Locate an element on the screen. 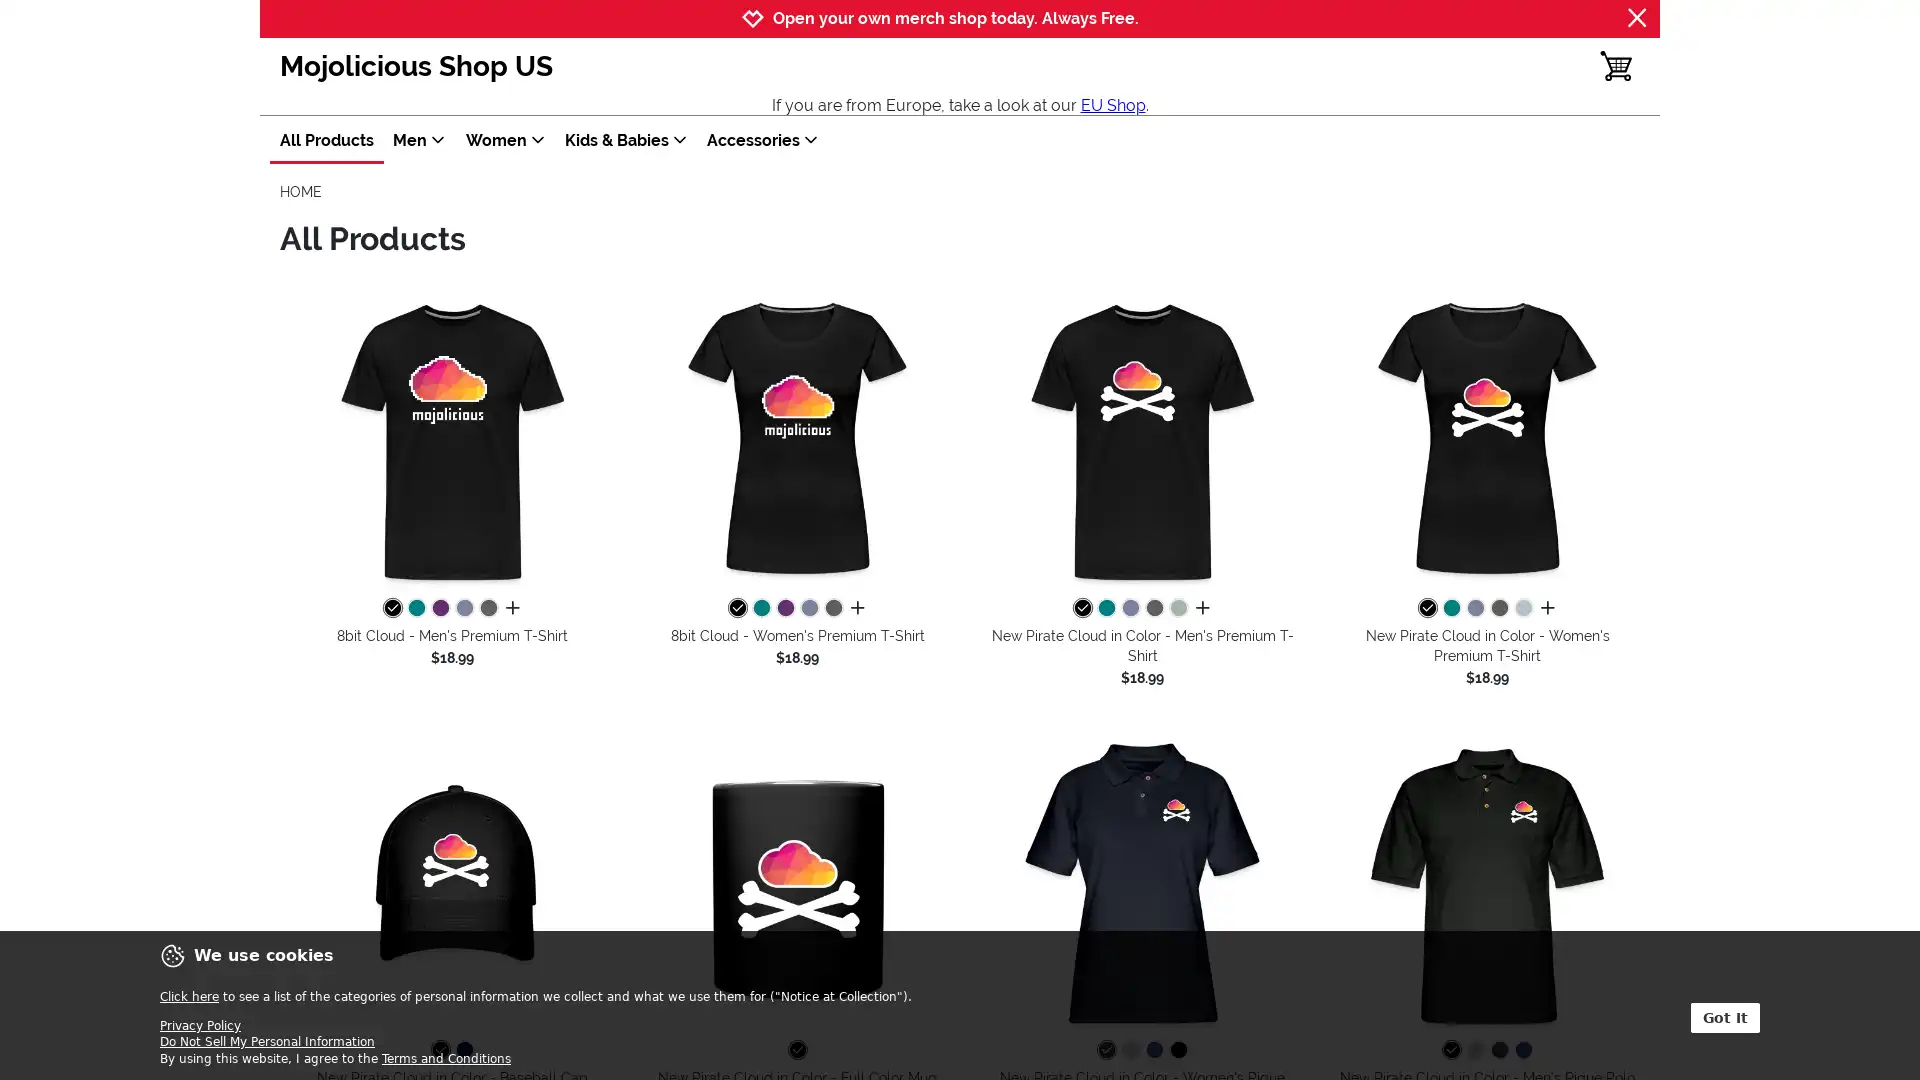 The width and height of the screenshot is (1920, 1080). 8bit Cloud - Women's Premium T-Shirt is located at coordinates (796, 439).